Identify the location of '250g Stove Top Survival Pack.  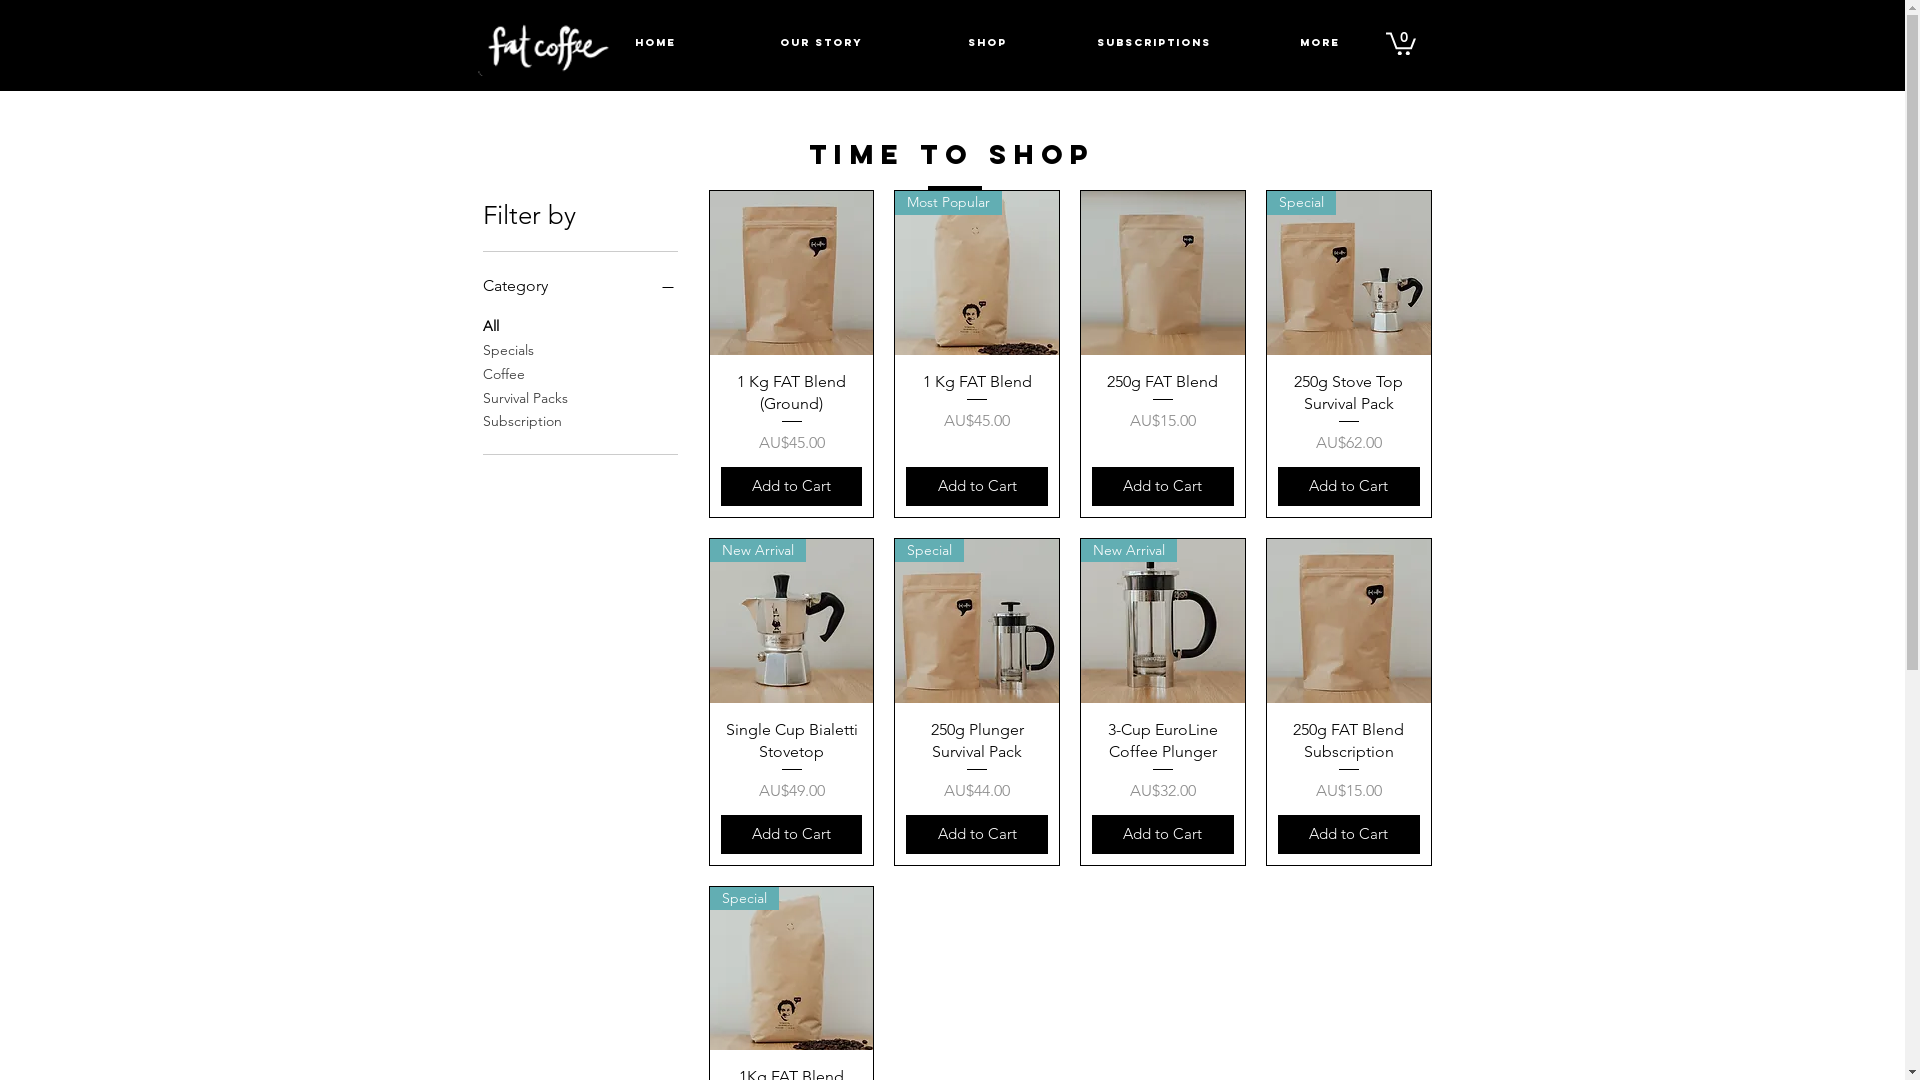
(1348, 412).